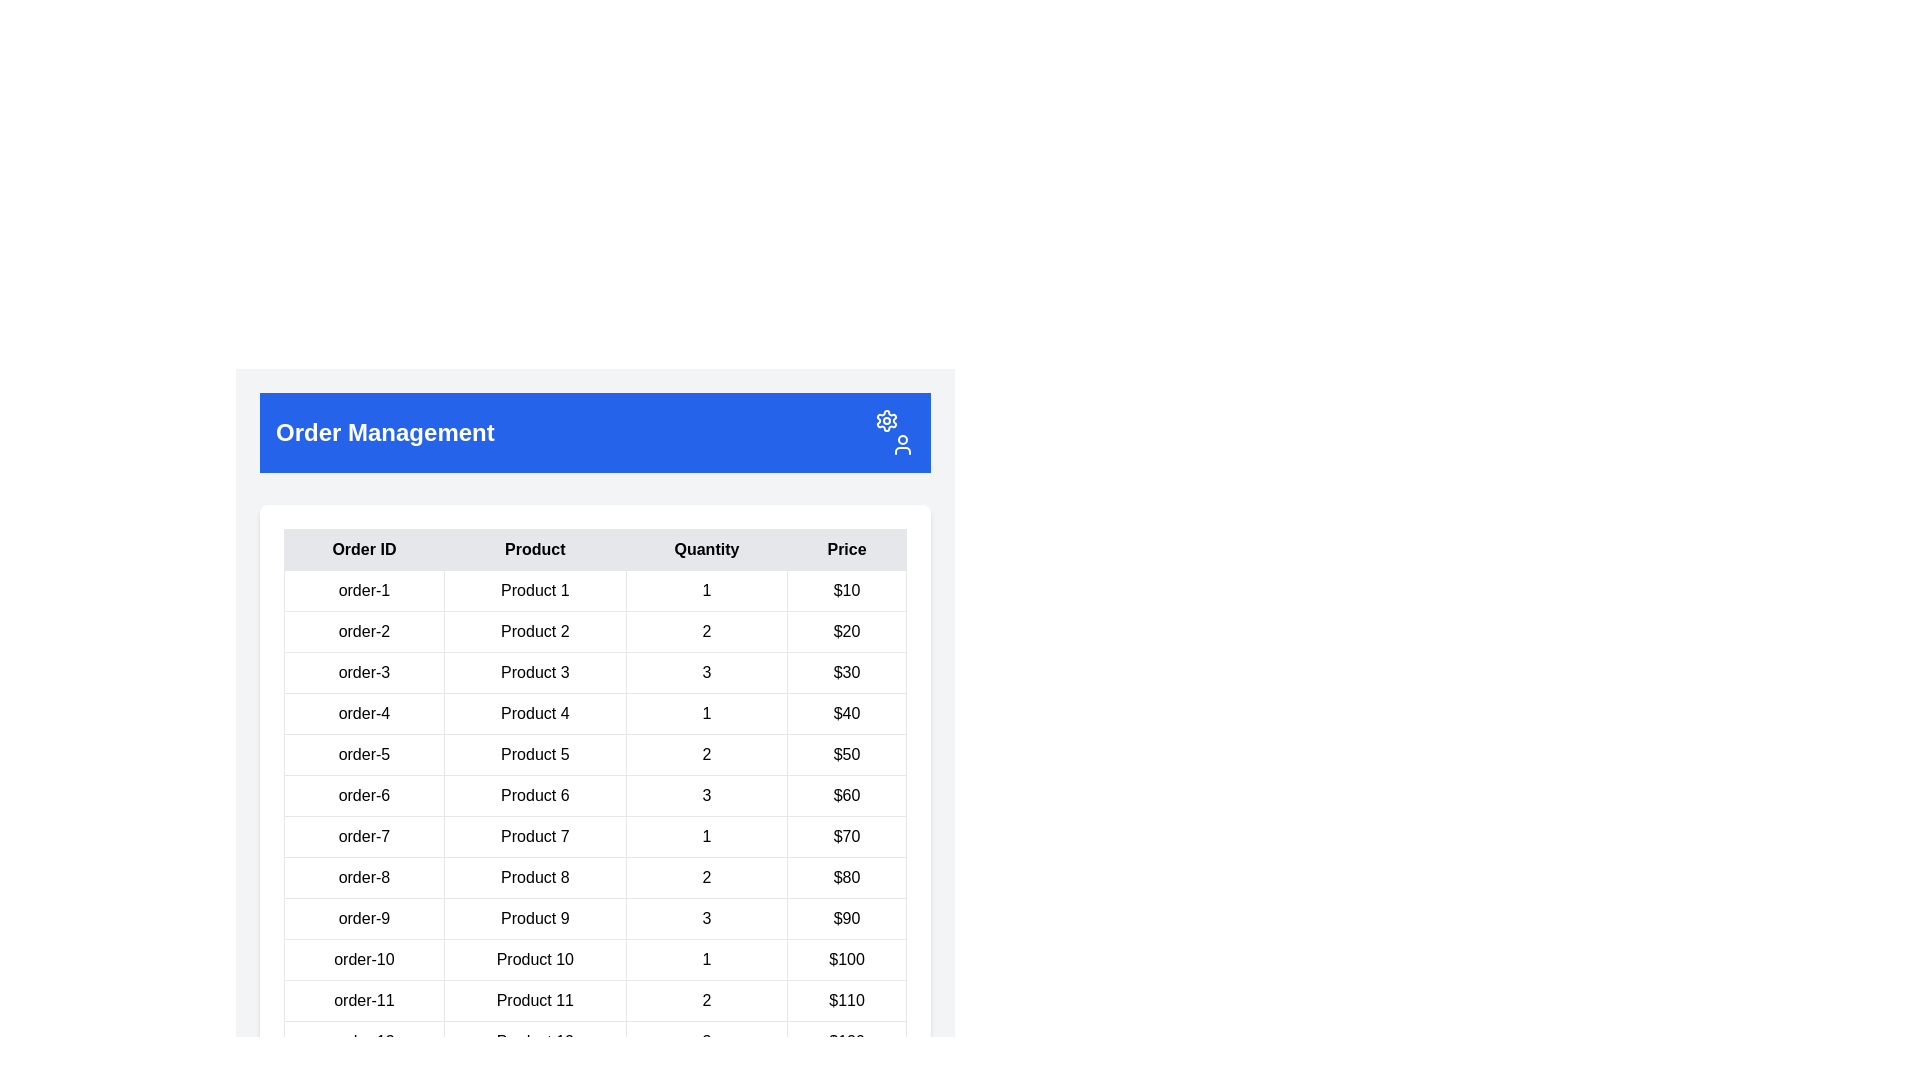 Image resolution: width=1920 pixels, height=1080 pixels. I want to click on the Text Display Element that shows the numeric value '1' in the third column of the seventh row, representing 'Quantity' for 'Product 7', so click(706, 837).